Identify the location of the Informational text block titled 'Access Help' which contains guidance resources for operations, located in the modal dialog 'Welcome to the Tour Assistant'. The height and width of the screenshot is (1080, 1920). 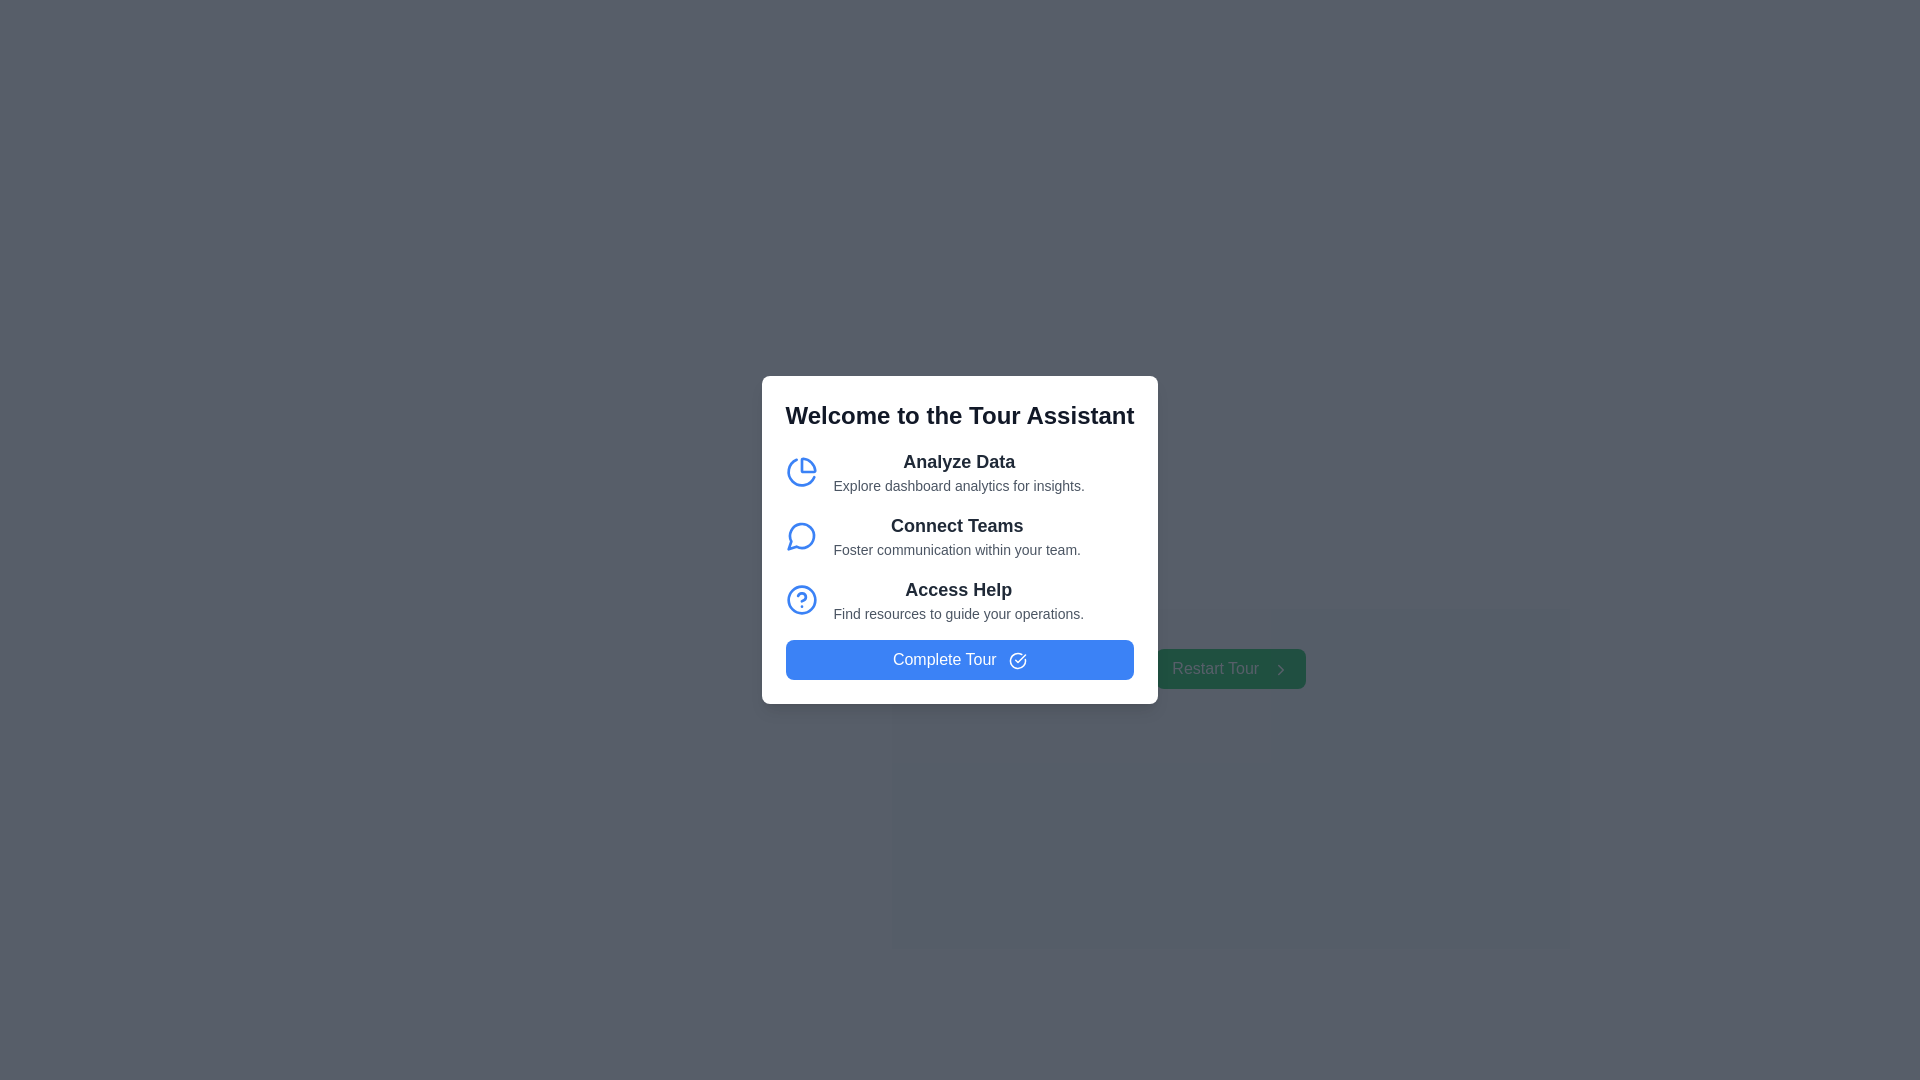
(957, 599).